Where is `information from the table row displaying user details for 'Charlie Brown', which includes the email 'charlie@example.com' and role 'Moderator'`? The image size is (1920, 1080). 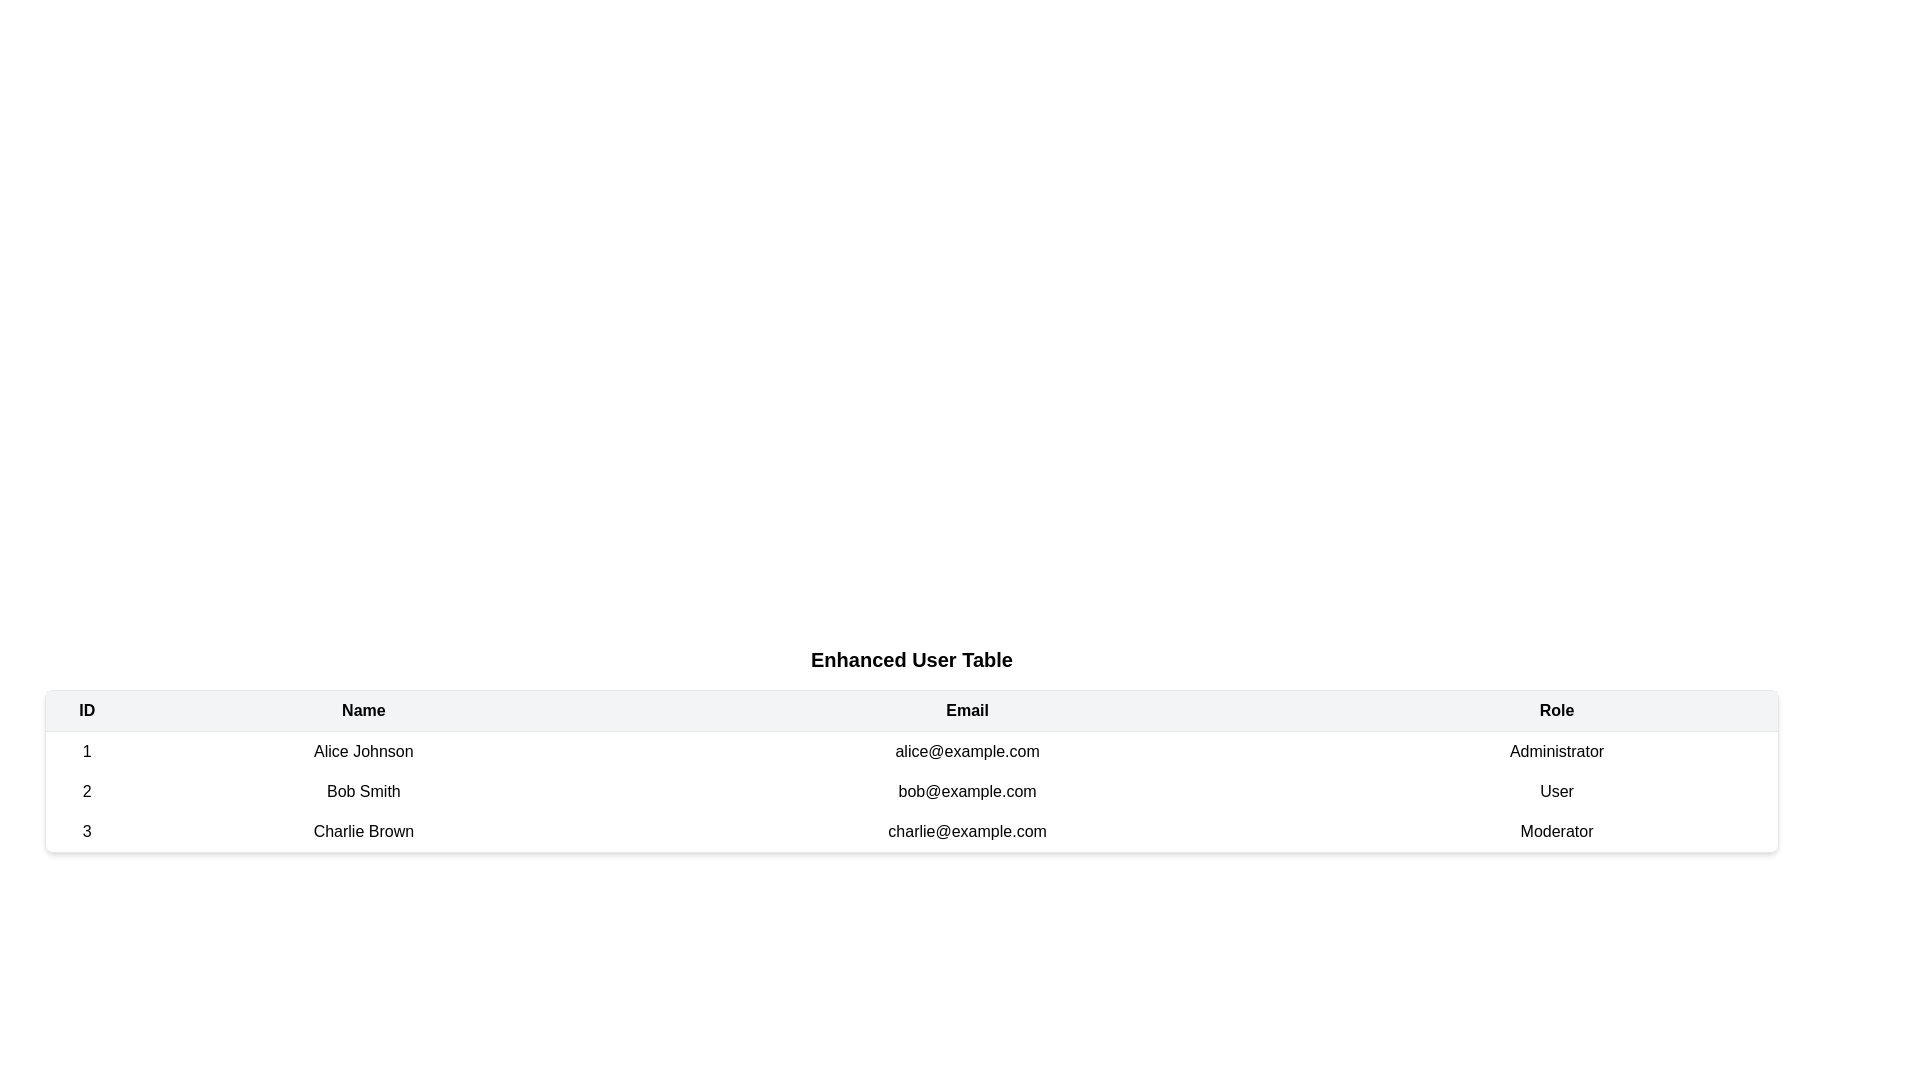
information from the table row displaying user details for 'Charlie Brown', which includes the email 'charlie@example.com' and role 'Moderator' is located at coordinates (911, 832).